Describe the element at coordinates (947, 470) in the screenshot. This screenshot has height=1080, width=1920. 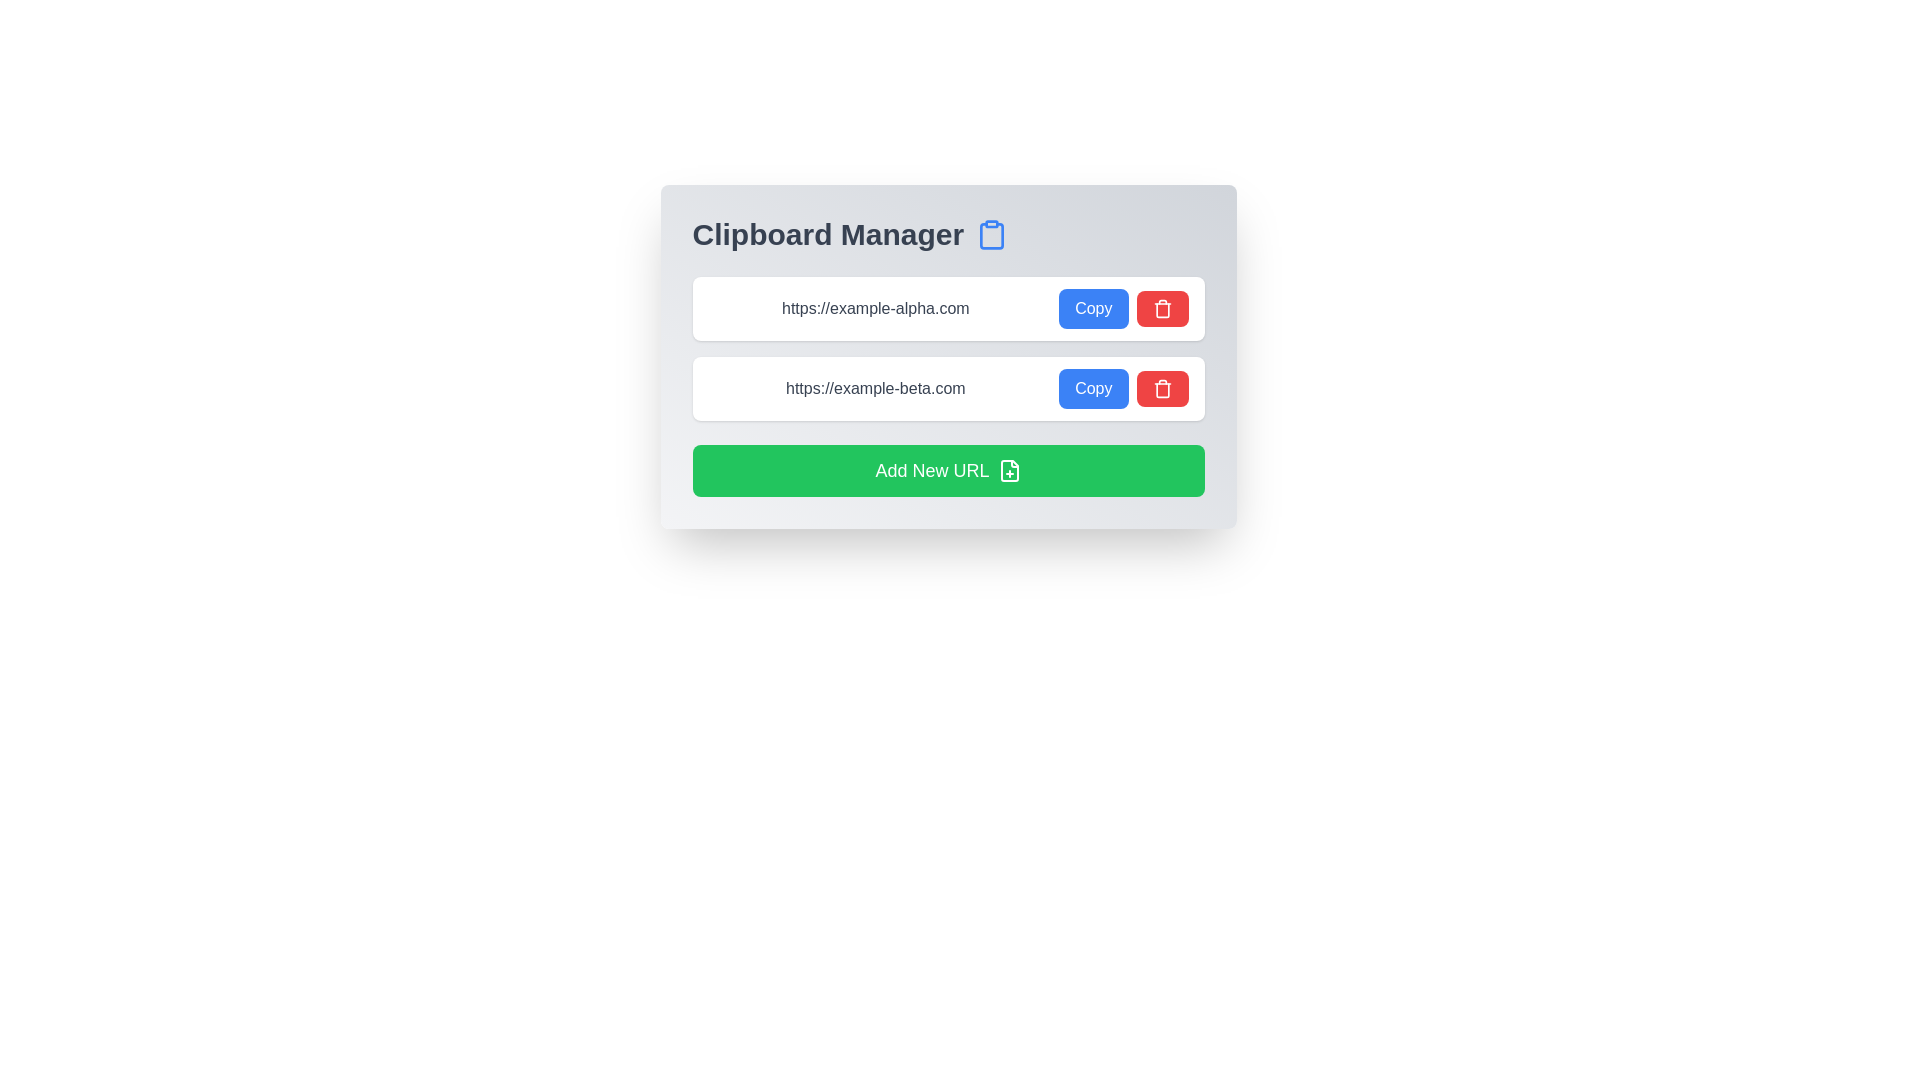
I see `the 'Add URL' button located at the bottom of the 'Clipboard Manager' card` at that location.